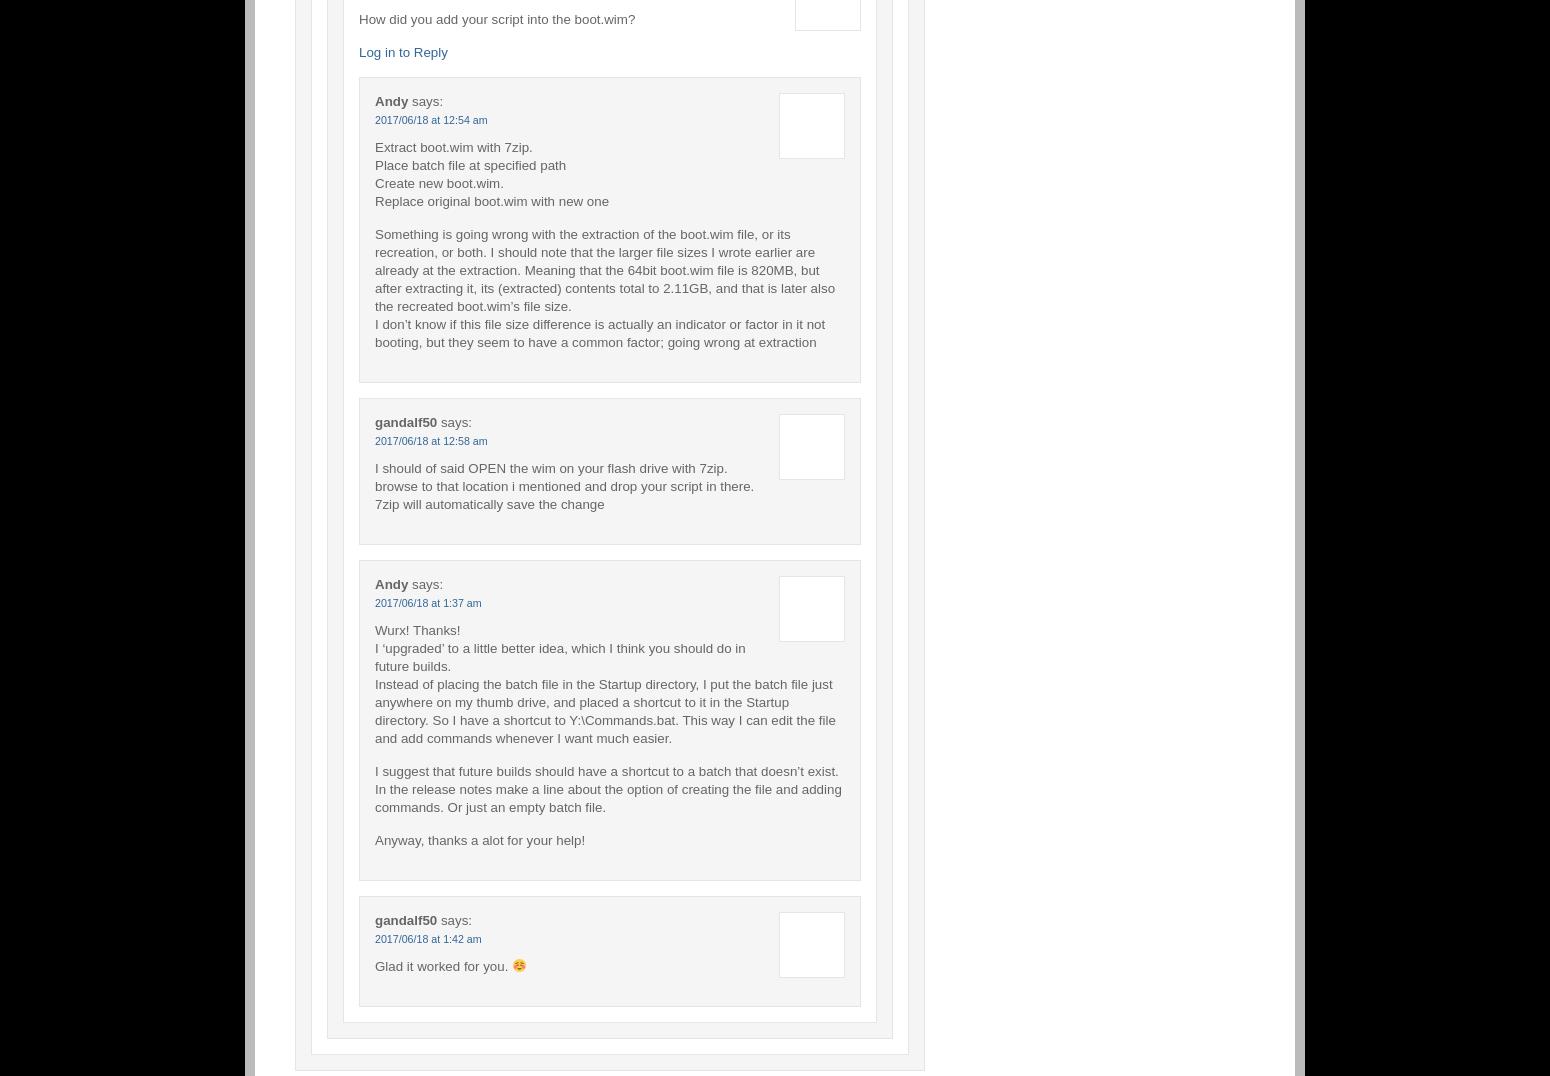 The width and height of the screenshot is (1550, 1076). What do you see at coordinates (564, 484) in the screenshot?
I see `'I should of said OPEN the wim on your flash drive with 7zip. browse to that location i mentioned and drop your script in there. 7zip will automatically save the change'` at bounding box center [564, 484].